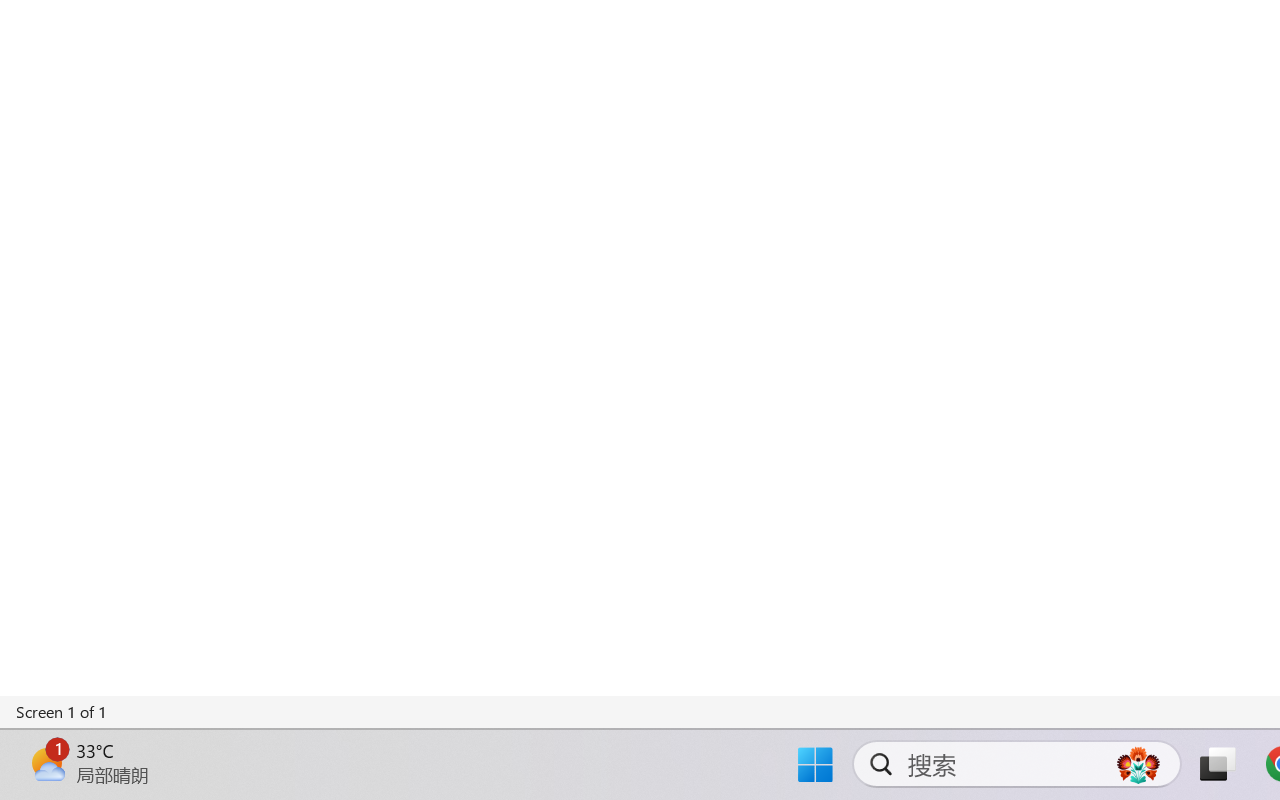 Image resolution: width=1280 pixels, height=800 pixels. What do you see at coordinates (62, 711) in the screenshot?
I see `'Page Number Screen 1 of 1 '` at bounding box center [62, 711].